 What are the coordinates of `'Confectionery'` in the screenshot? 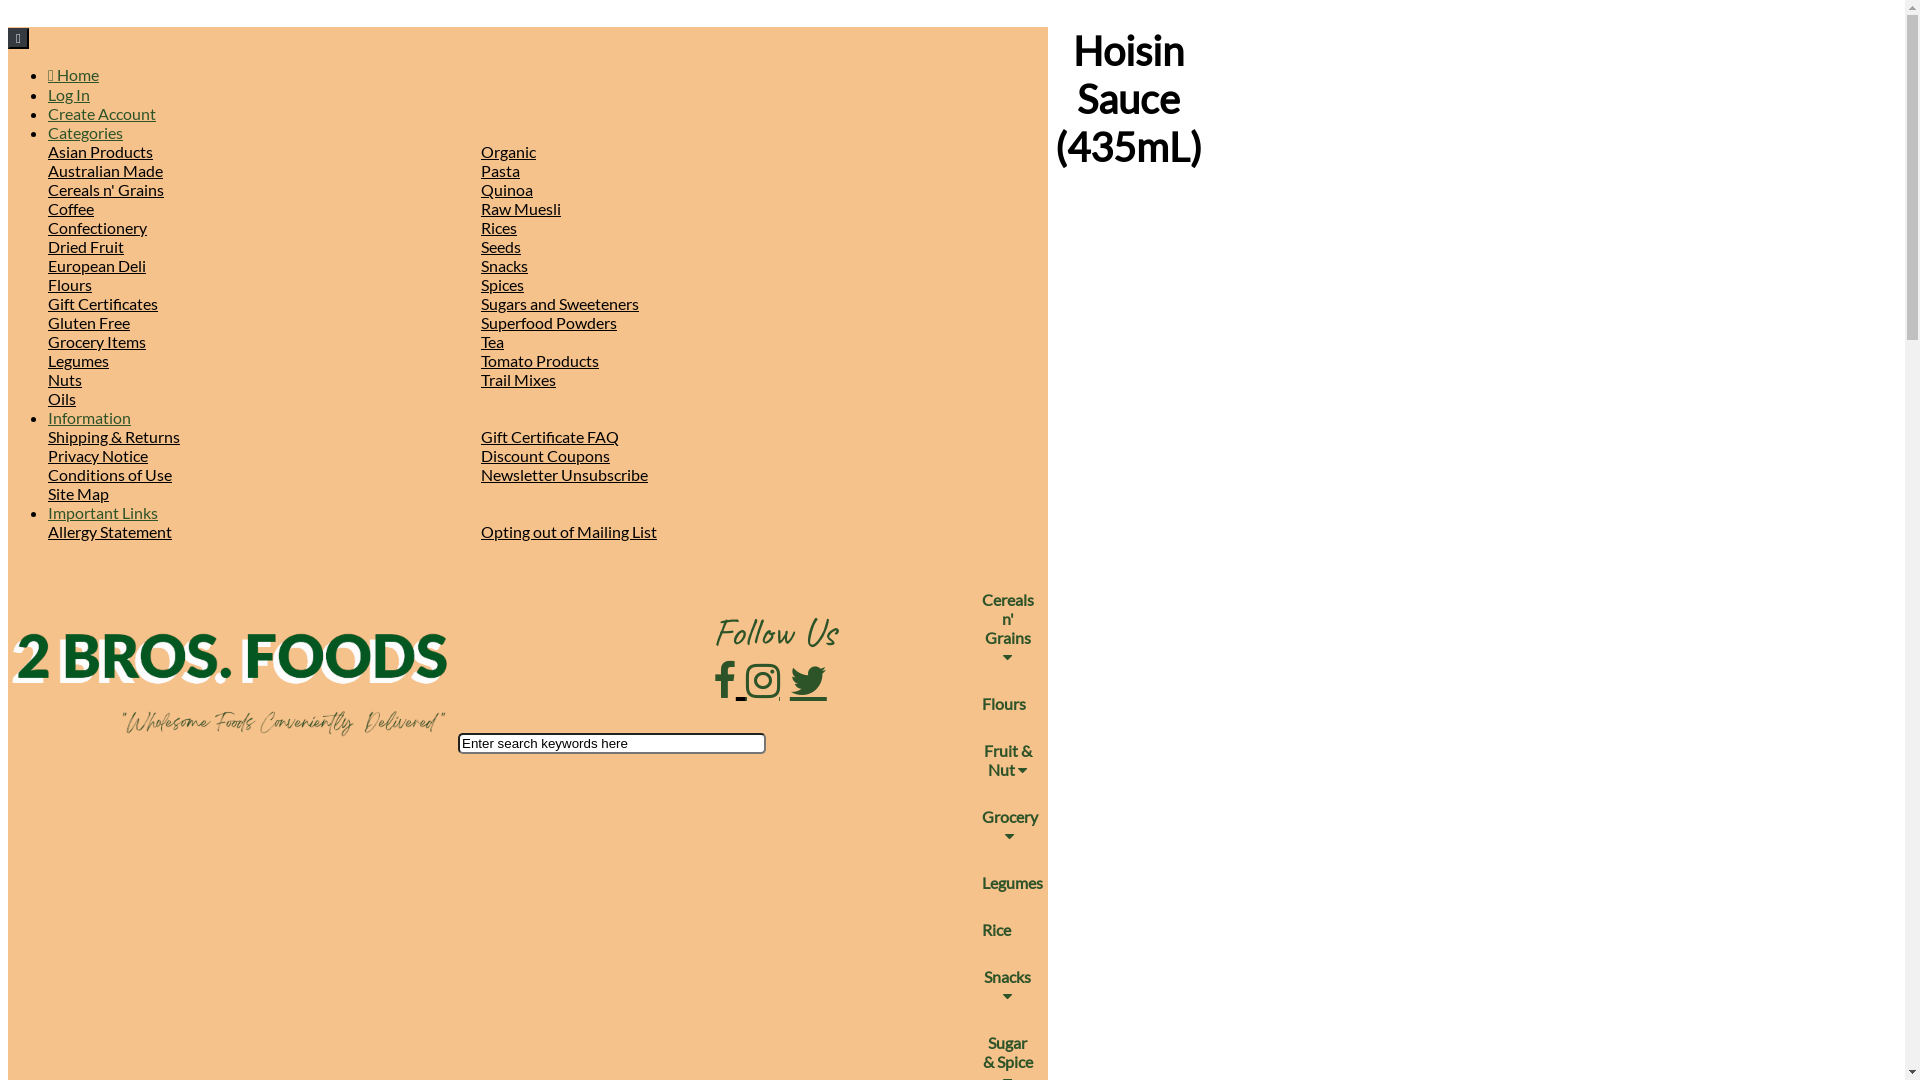 It's located at (48, 226).